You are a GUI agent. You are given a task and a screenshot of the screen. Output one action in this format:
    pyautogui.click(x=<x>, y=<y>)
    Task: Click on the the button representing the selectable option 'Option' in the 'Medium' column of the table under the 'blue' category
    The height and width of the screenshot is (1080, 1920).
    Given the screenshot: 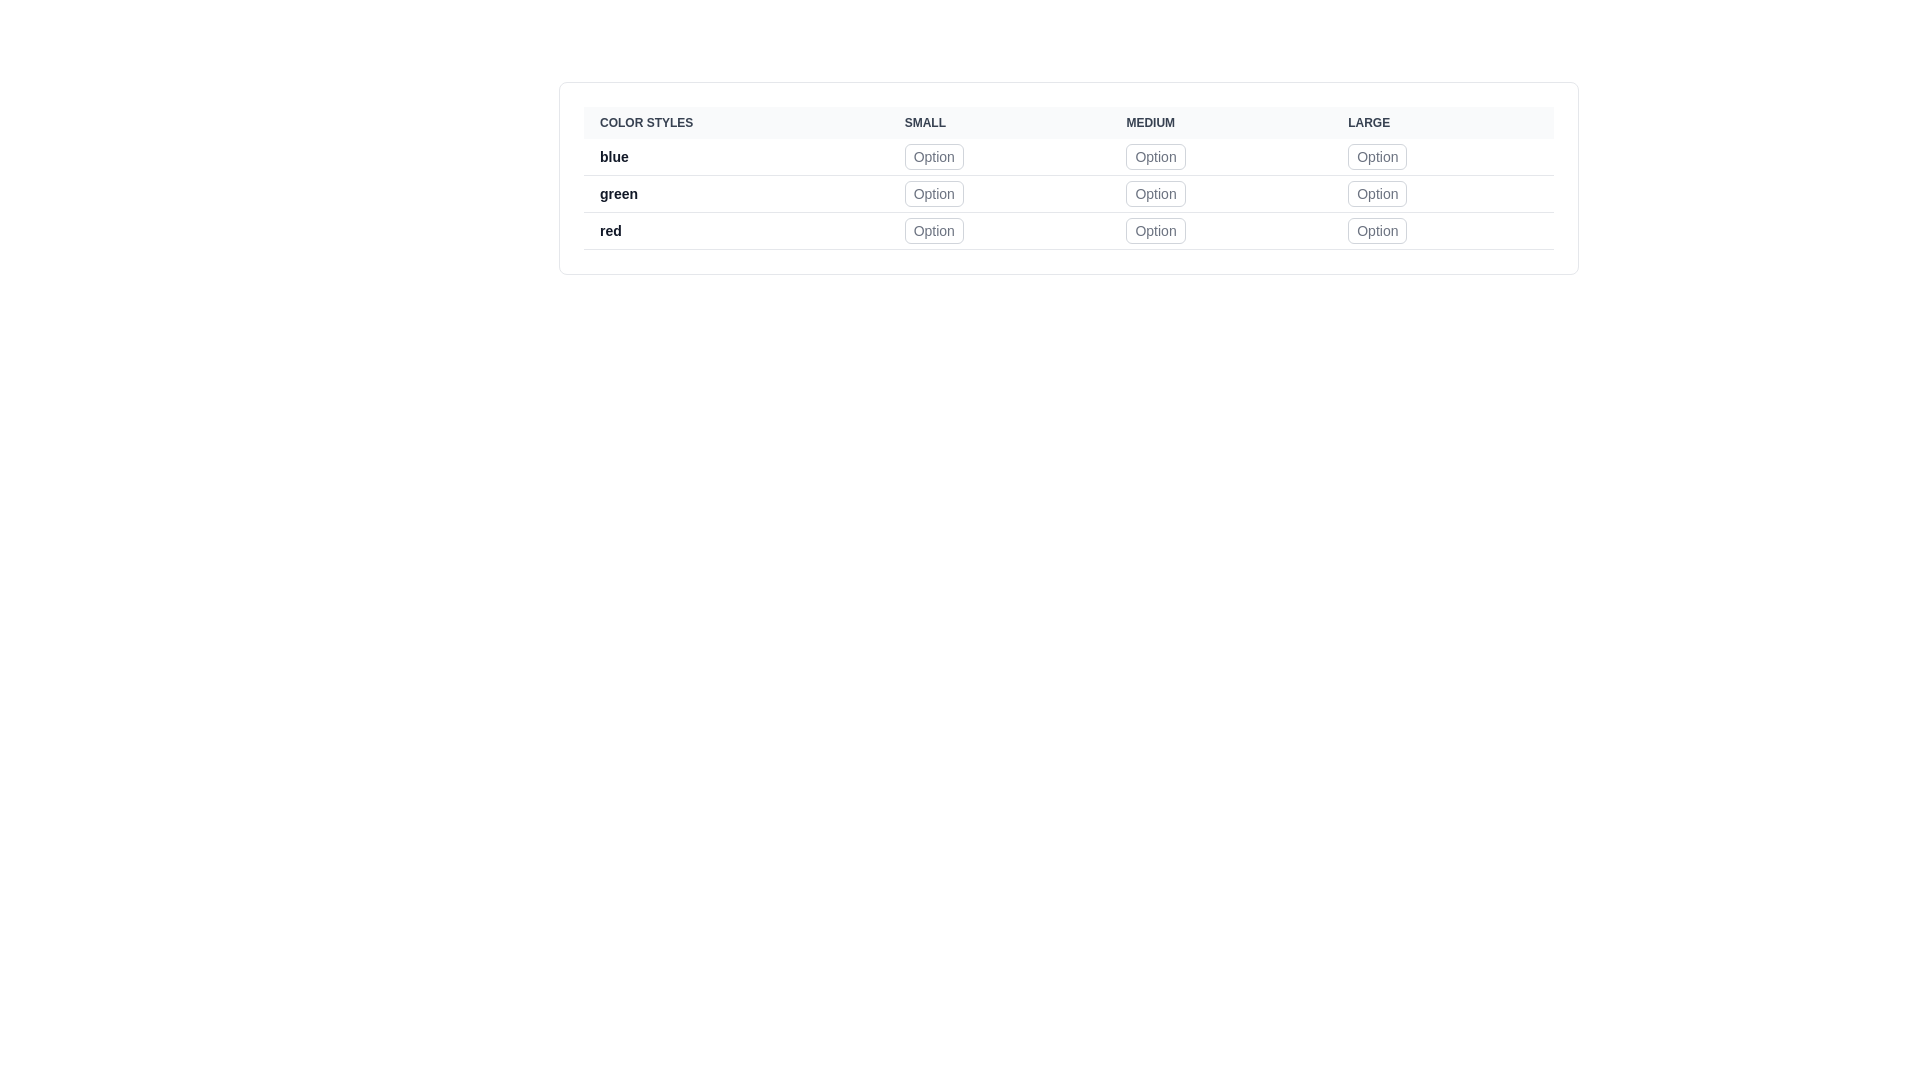 What is the action you would take?
    pyautogui.click(x=1156, y=156)
    